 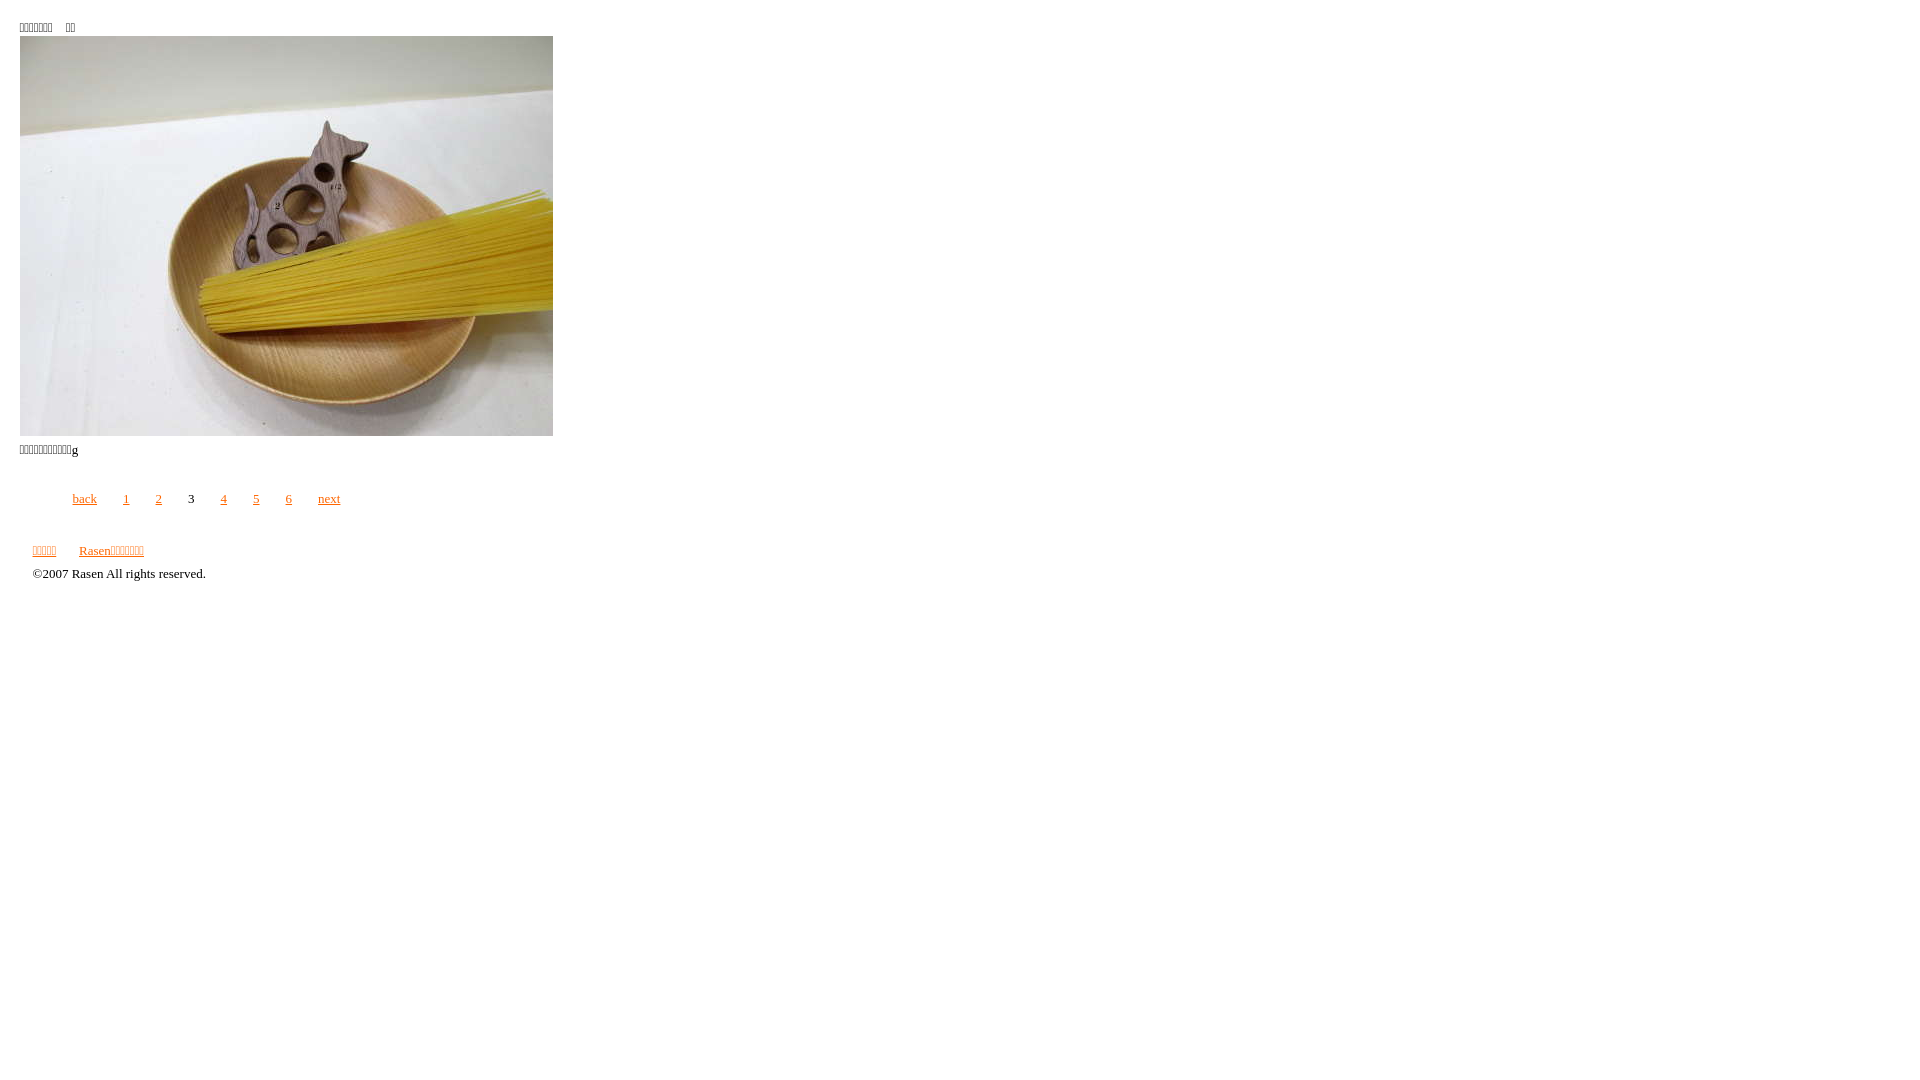 What do you see at coordinates (255, 496) in the screenshot?
I see `'5'` at bounding box center [255, 496].